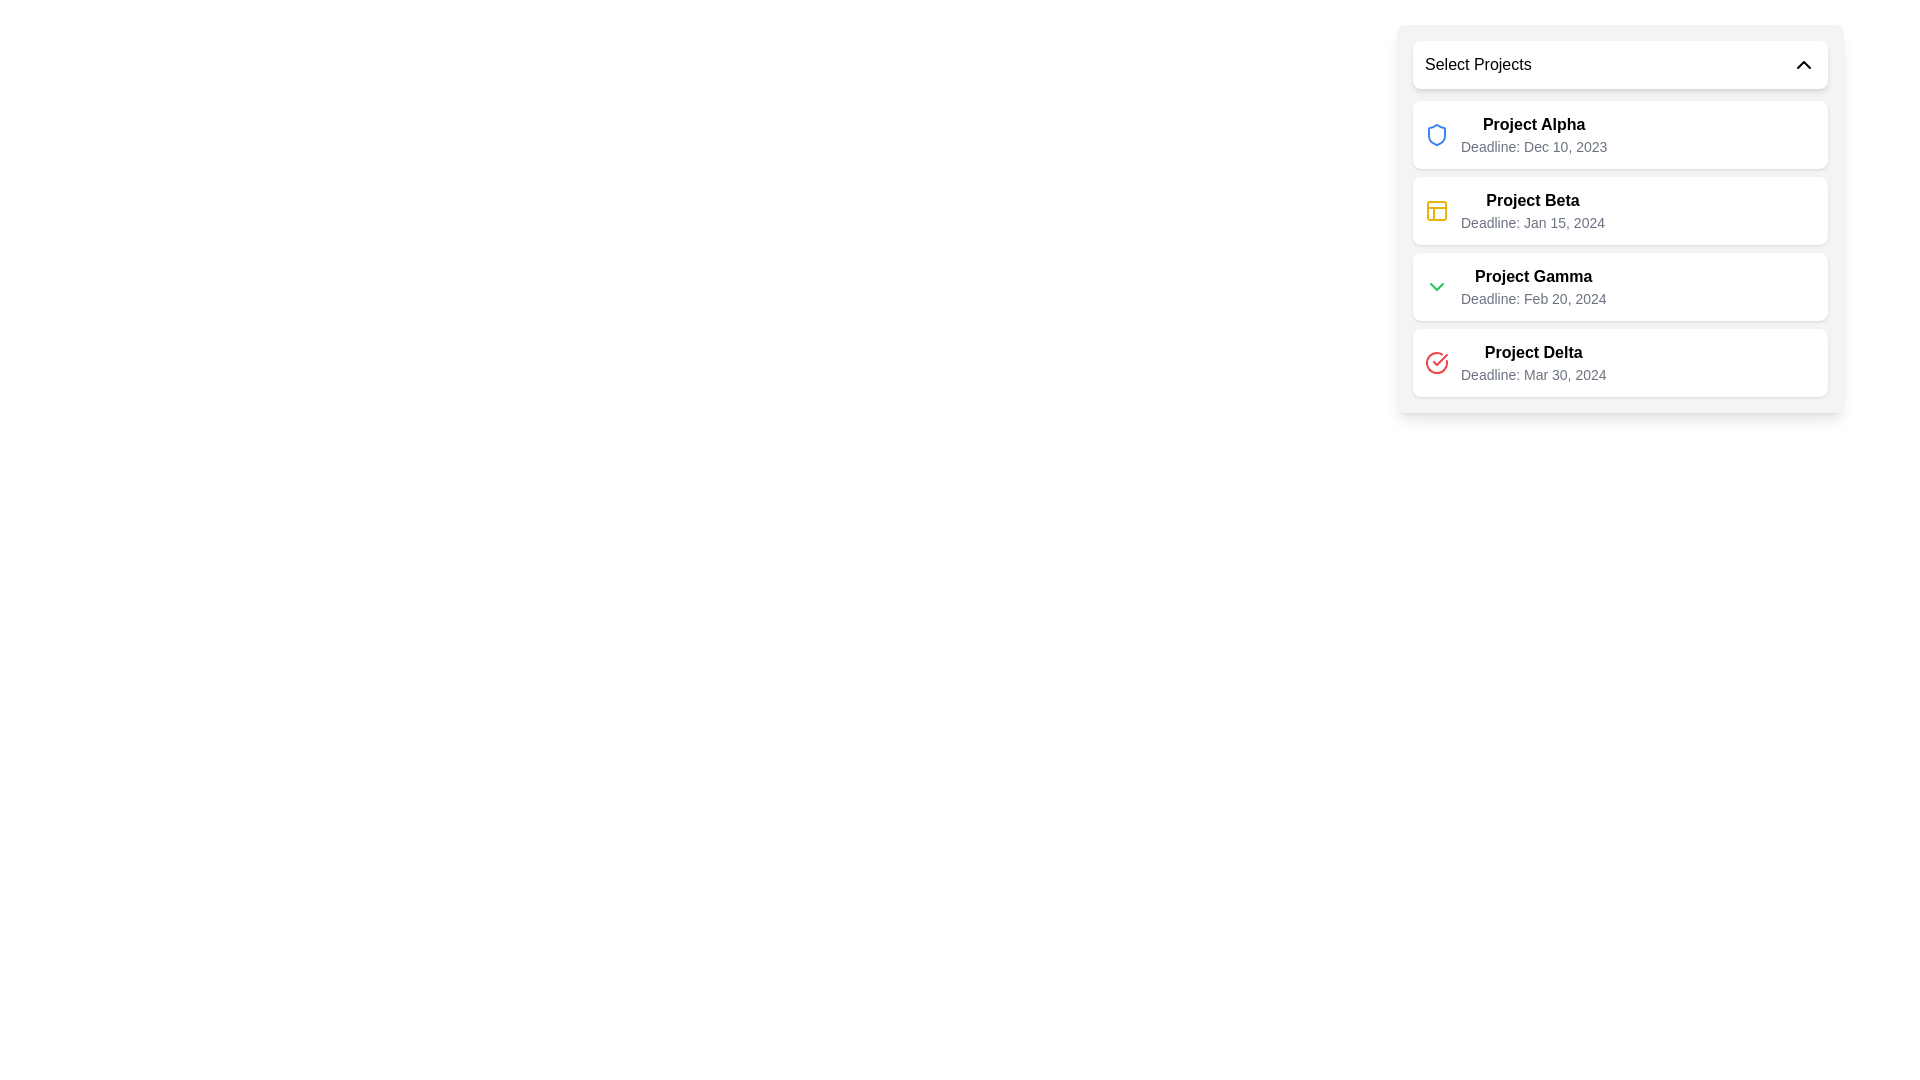 The image size is (1920, 1080). What do you see at coordinates (1435, 211) in the screenshot?
I see `the small yellow outlined grid panel icon located to the immediate left of the text 'Project Beta' and its associated deadline` at bounding box center [1435, 211].